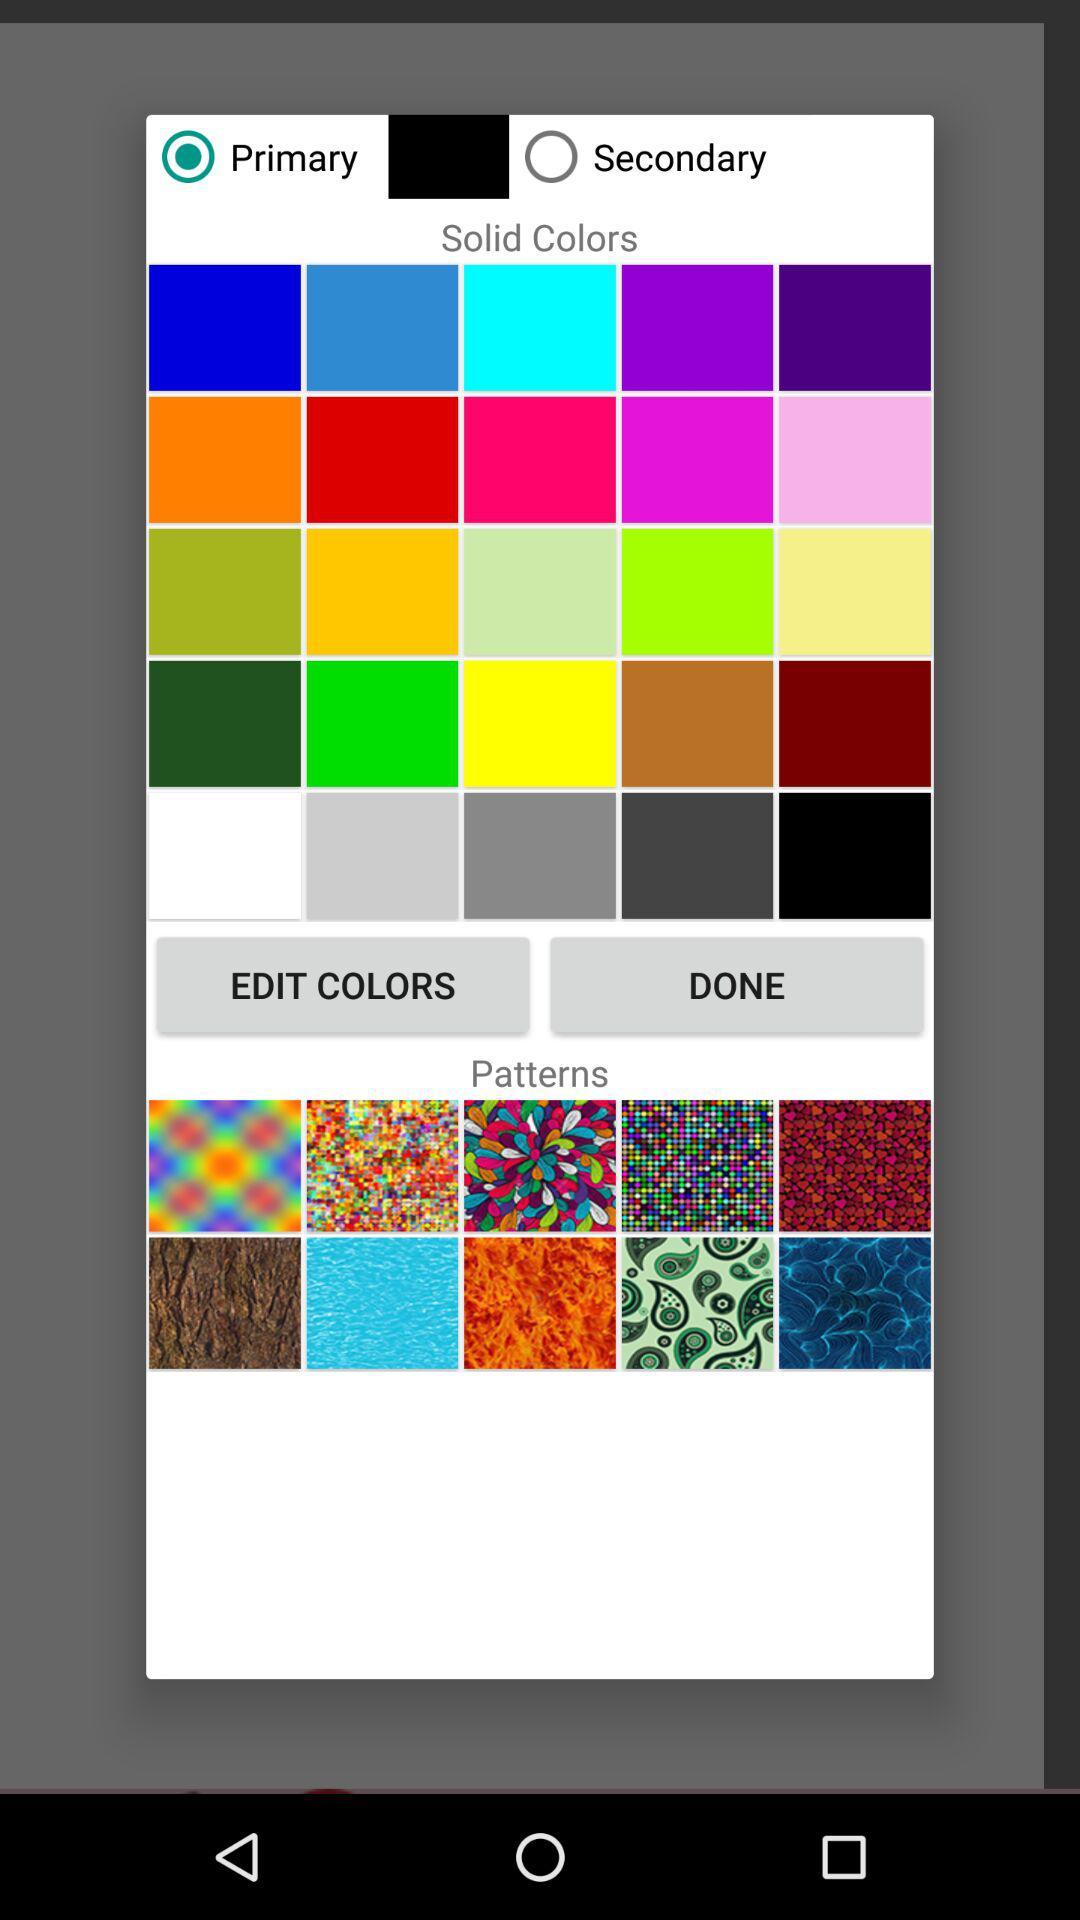 The image size is (1080, 1920). I want to click on this color, so click(696, 458).